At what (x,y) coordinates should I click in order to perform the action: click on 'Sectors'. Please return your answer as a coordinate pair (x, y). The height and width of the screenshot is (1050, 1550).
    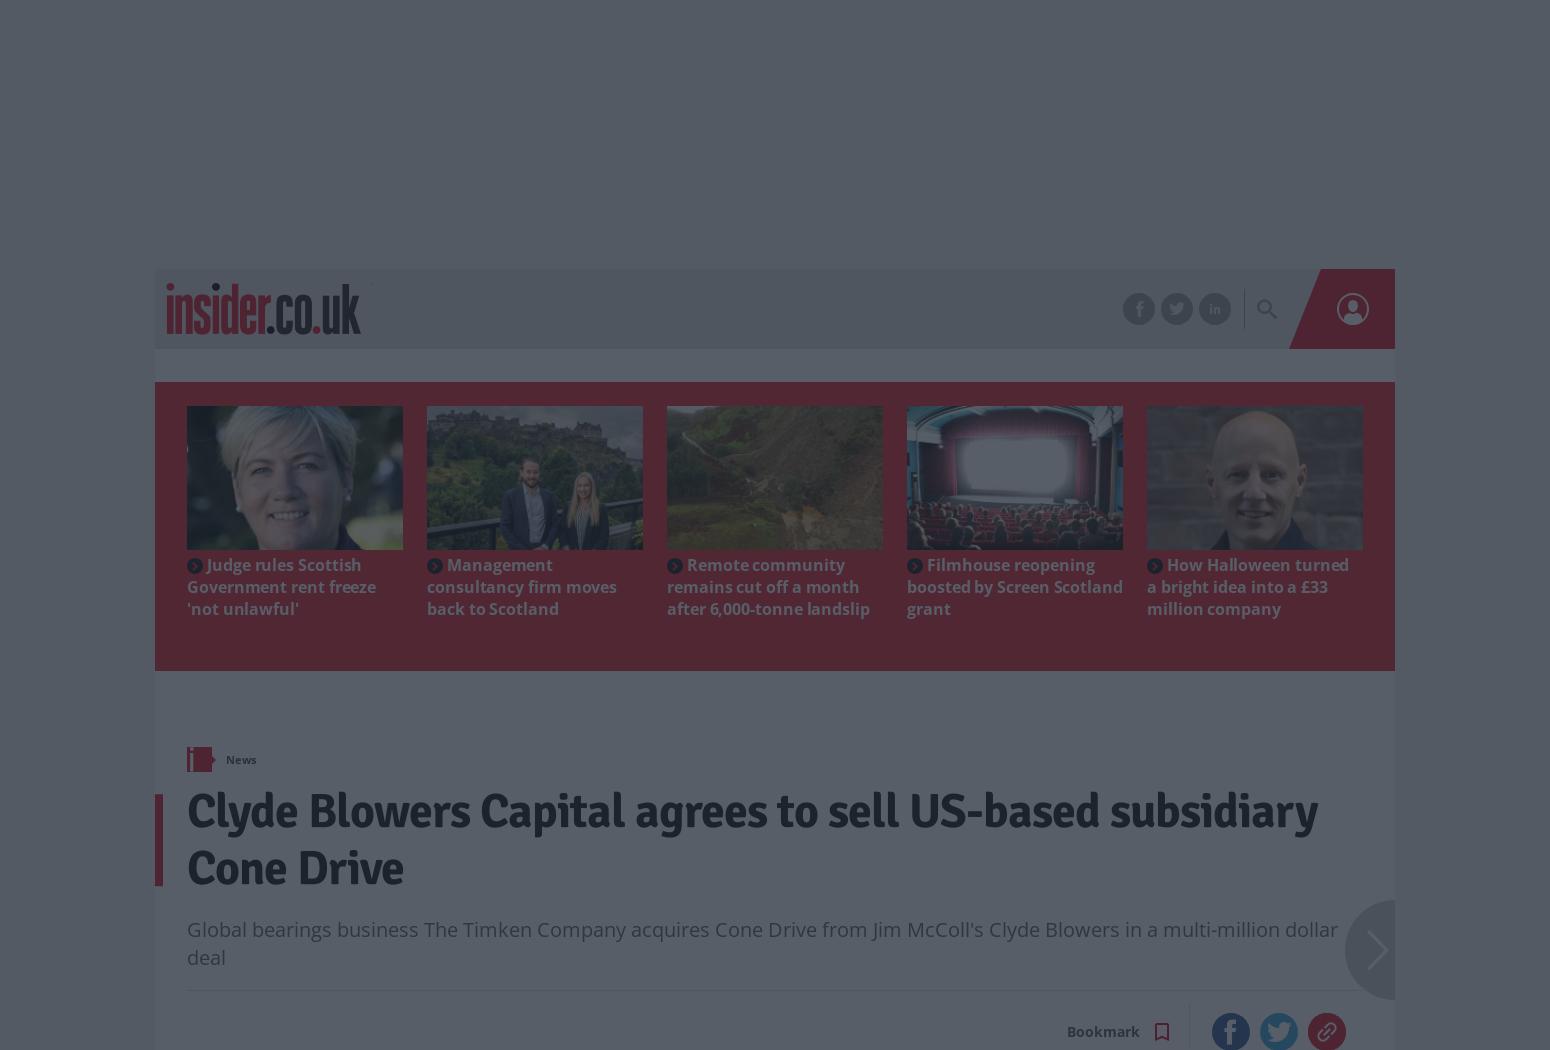
    Looking at the image, I should click on (615, 311).